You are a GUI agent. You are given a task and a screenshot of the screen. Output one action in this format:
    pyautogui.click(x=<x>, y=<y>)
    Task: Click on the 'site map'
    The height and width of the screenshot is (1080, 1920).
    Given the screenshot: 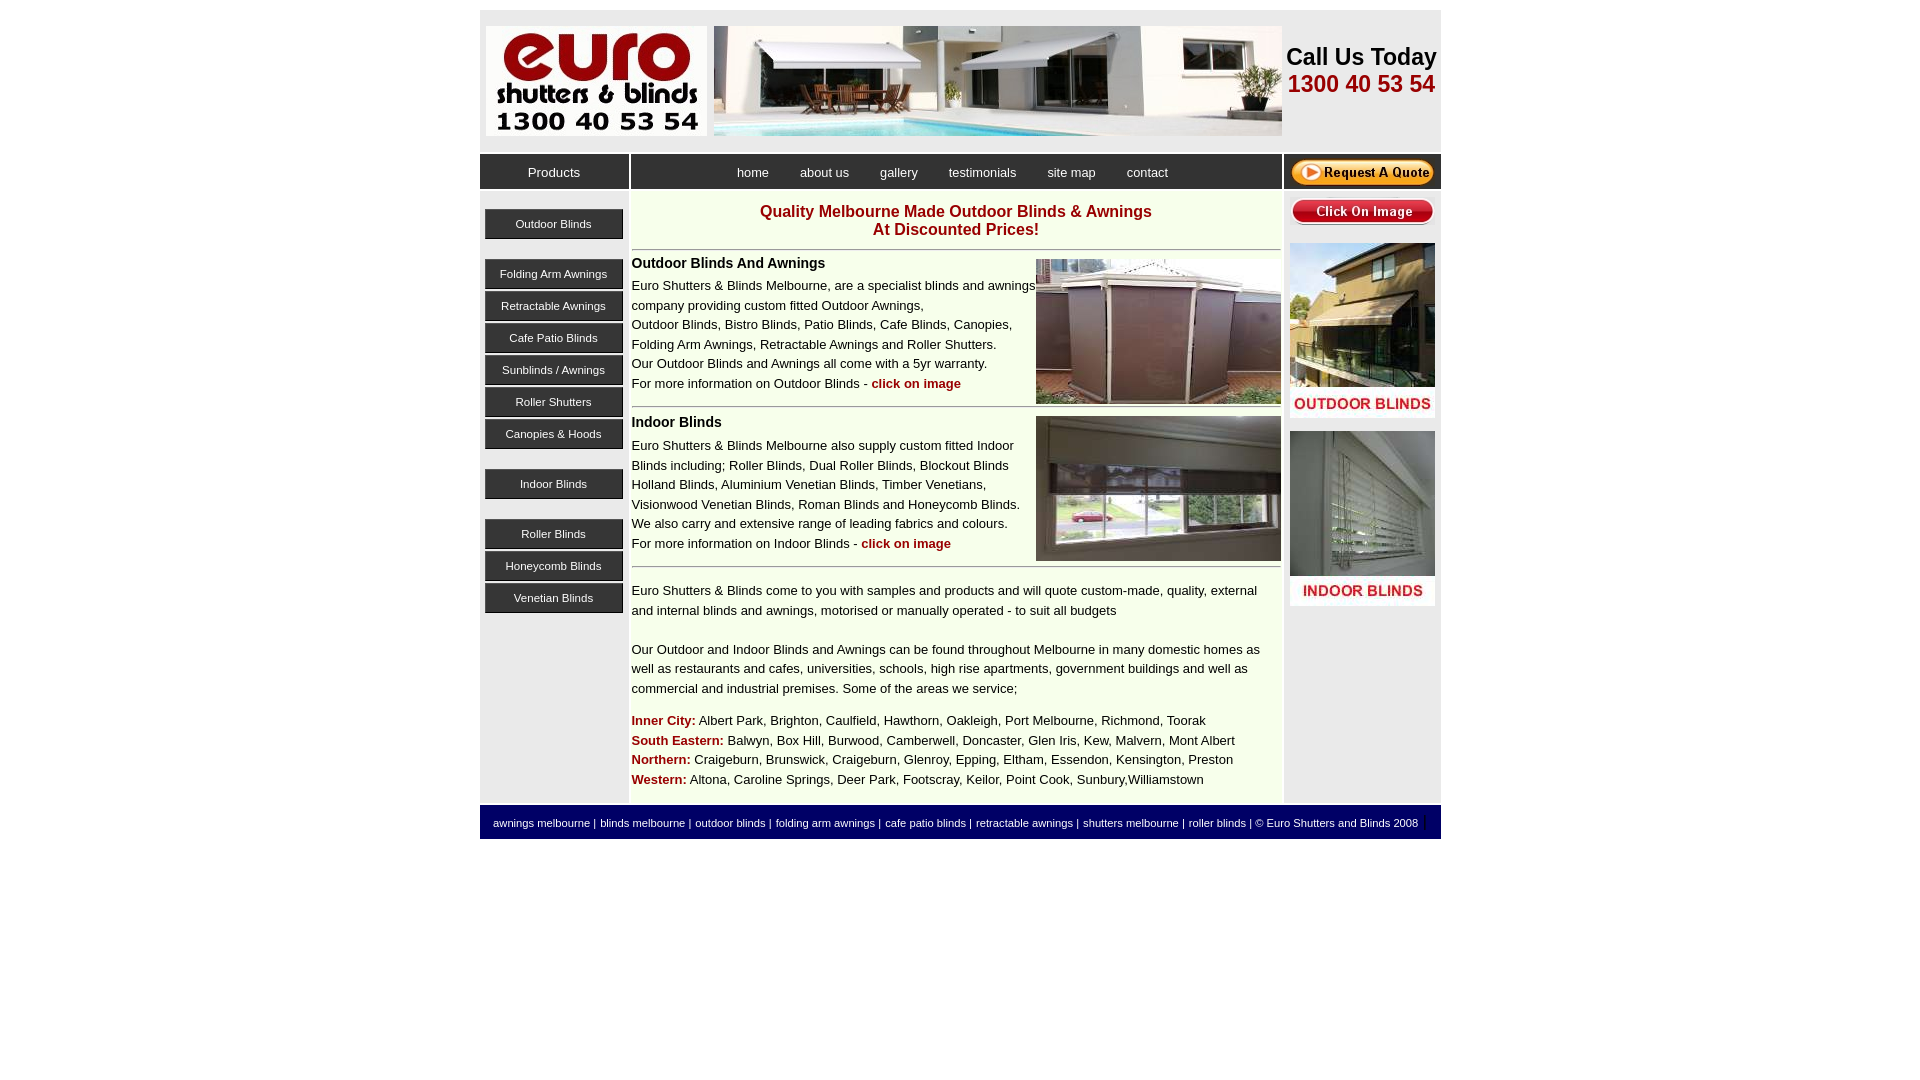 What is the action you would take?
    pyautogui.click(x=1069, y=170)
    